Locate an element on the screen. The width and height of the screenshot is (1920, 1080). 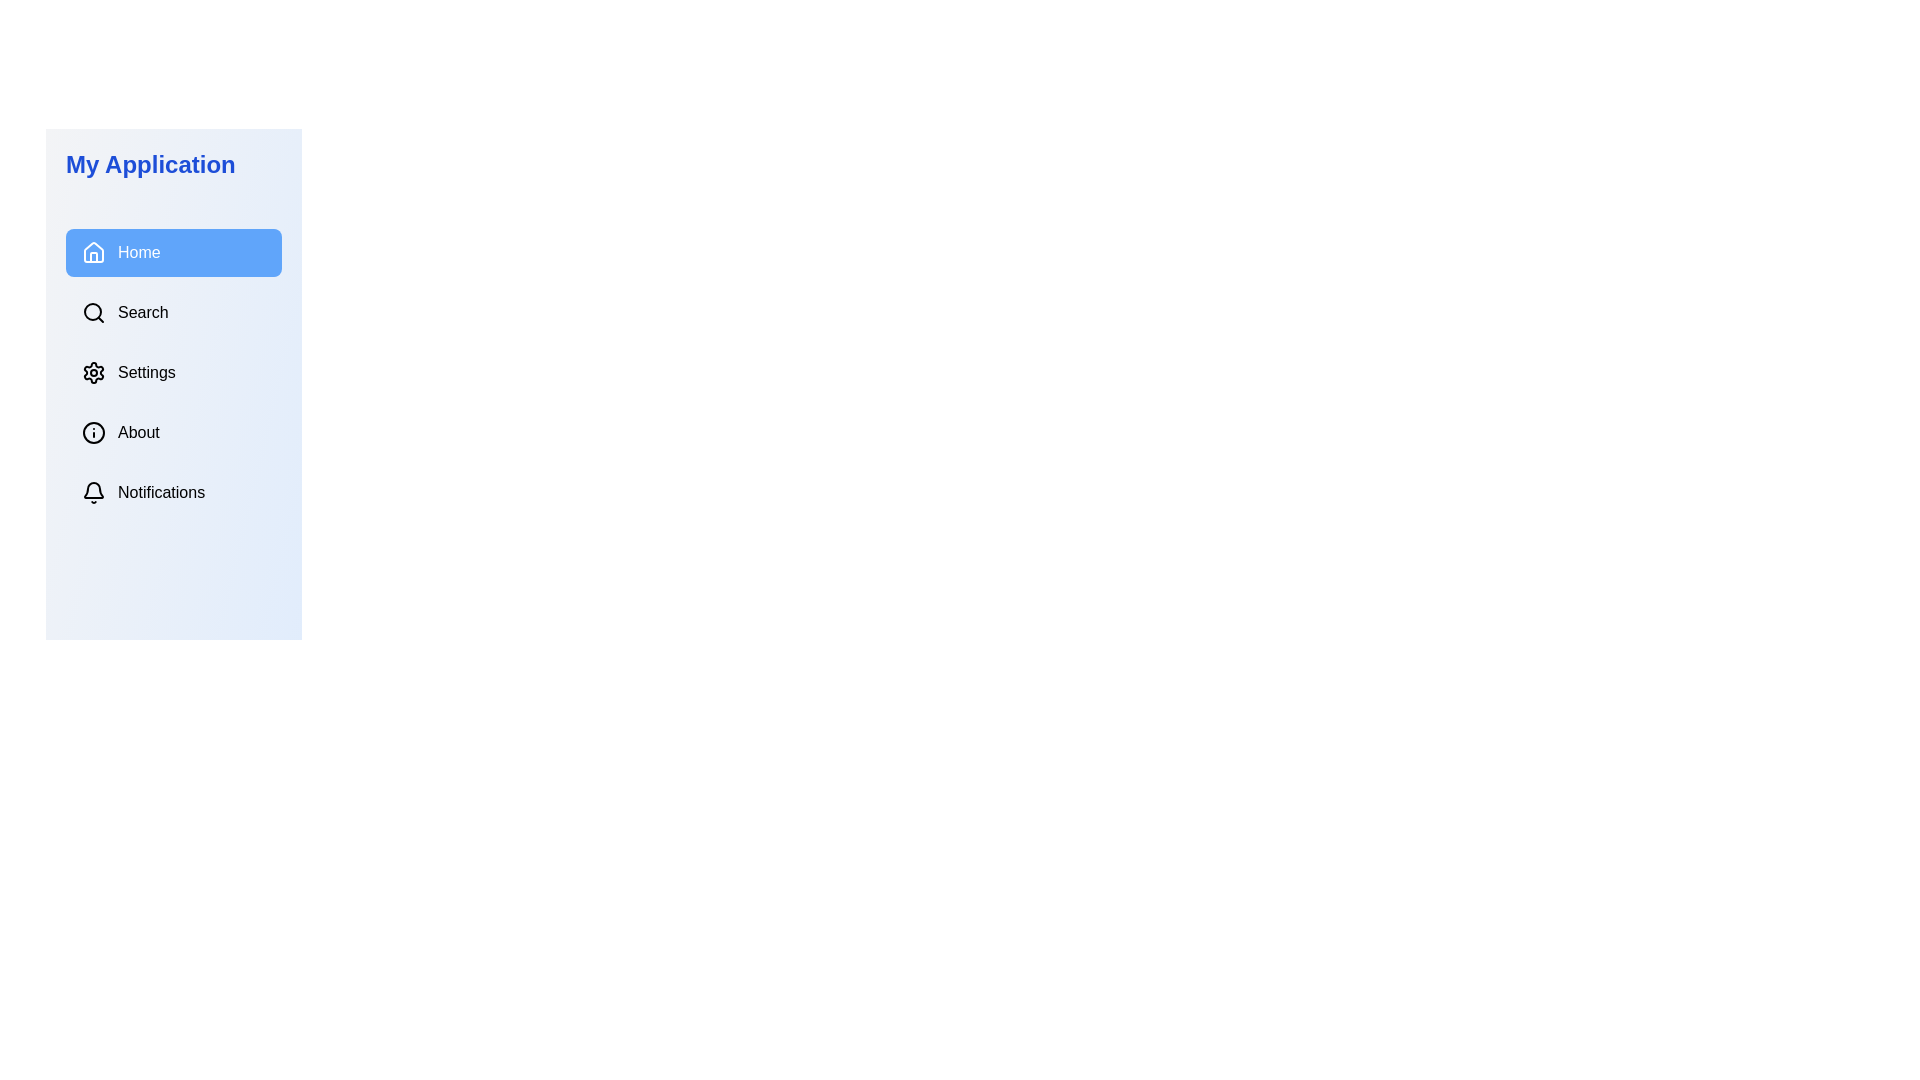
the small black magnifying glass icon, which represents a search action and is located to the left of the 'Search' text in the vertical navigation menu is located at coordinates (93, 312).